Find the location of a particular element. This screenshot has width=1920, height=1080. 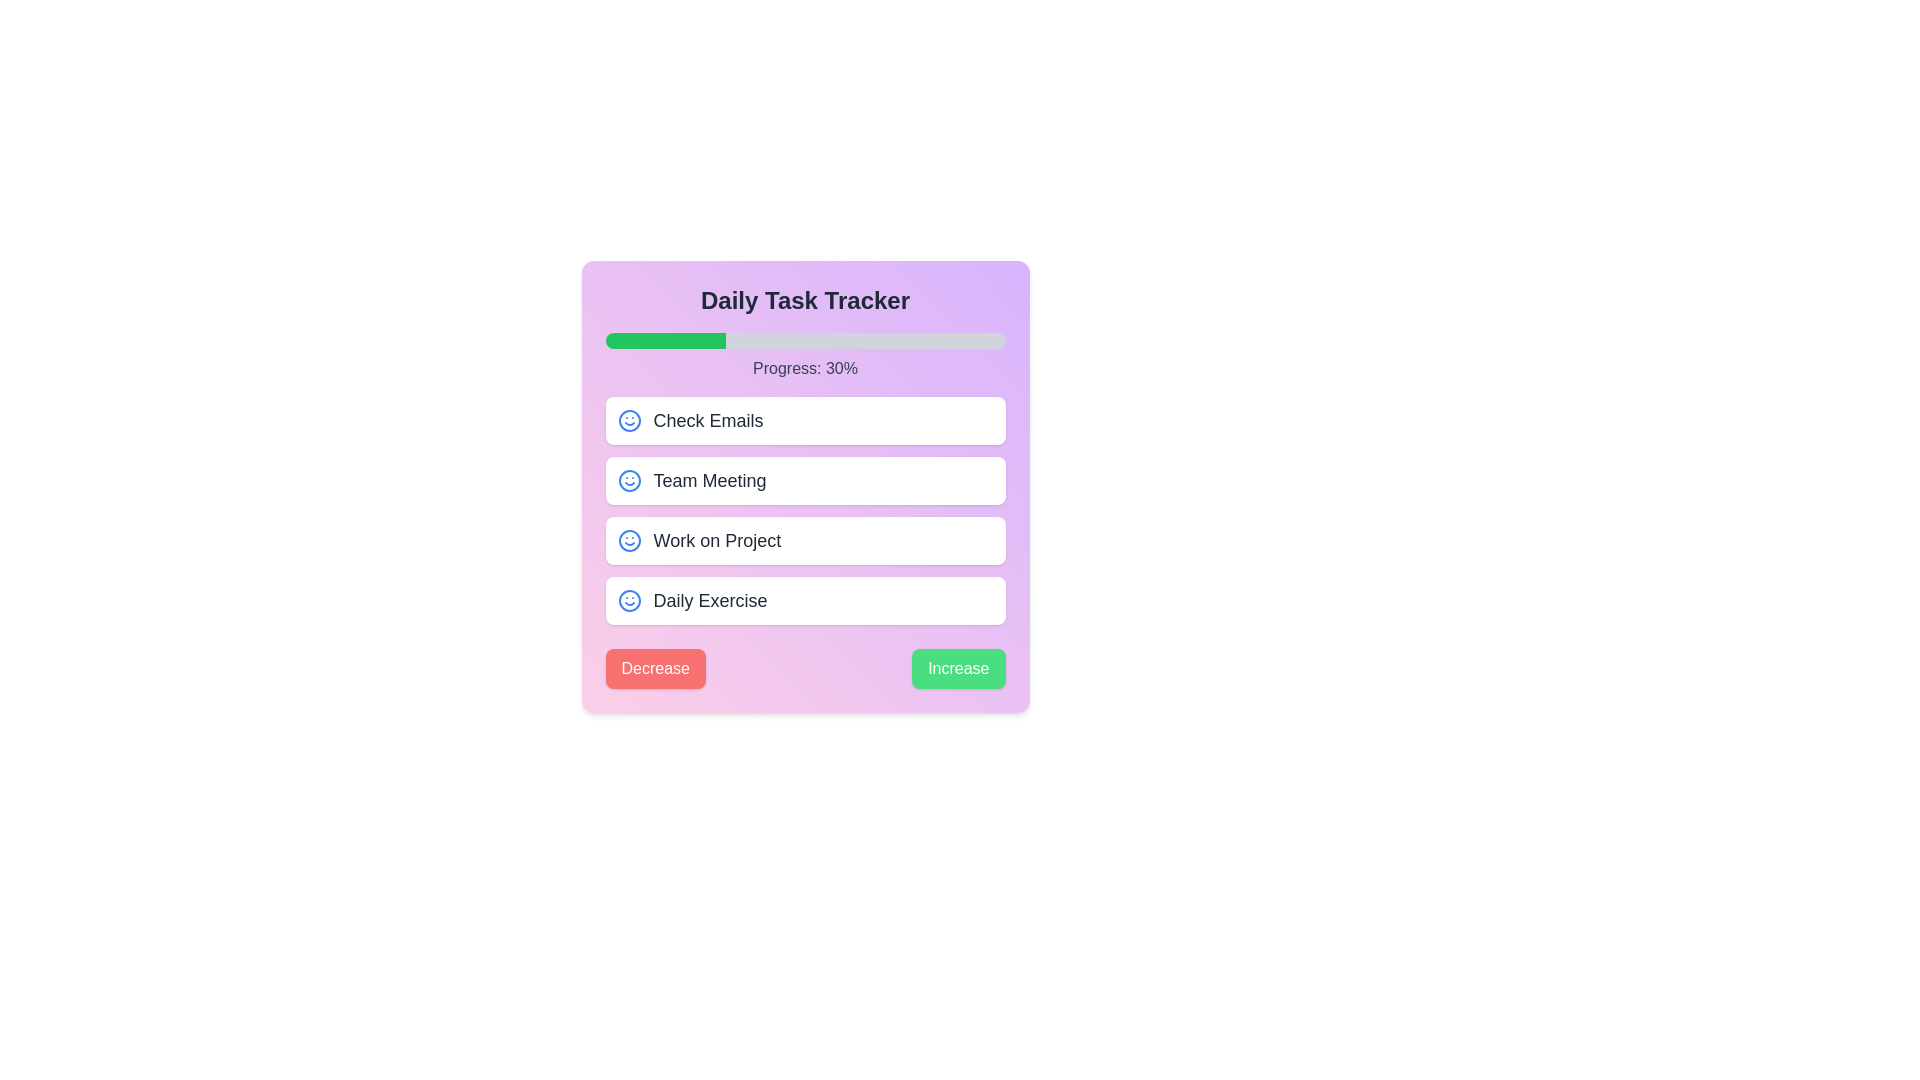

the decorative circle that represents the boundary of the smiley icon in the 'Work on Project' task is located at coordinates (628, 540).